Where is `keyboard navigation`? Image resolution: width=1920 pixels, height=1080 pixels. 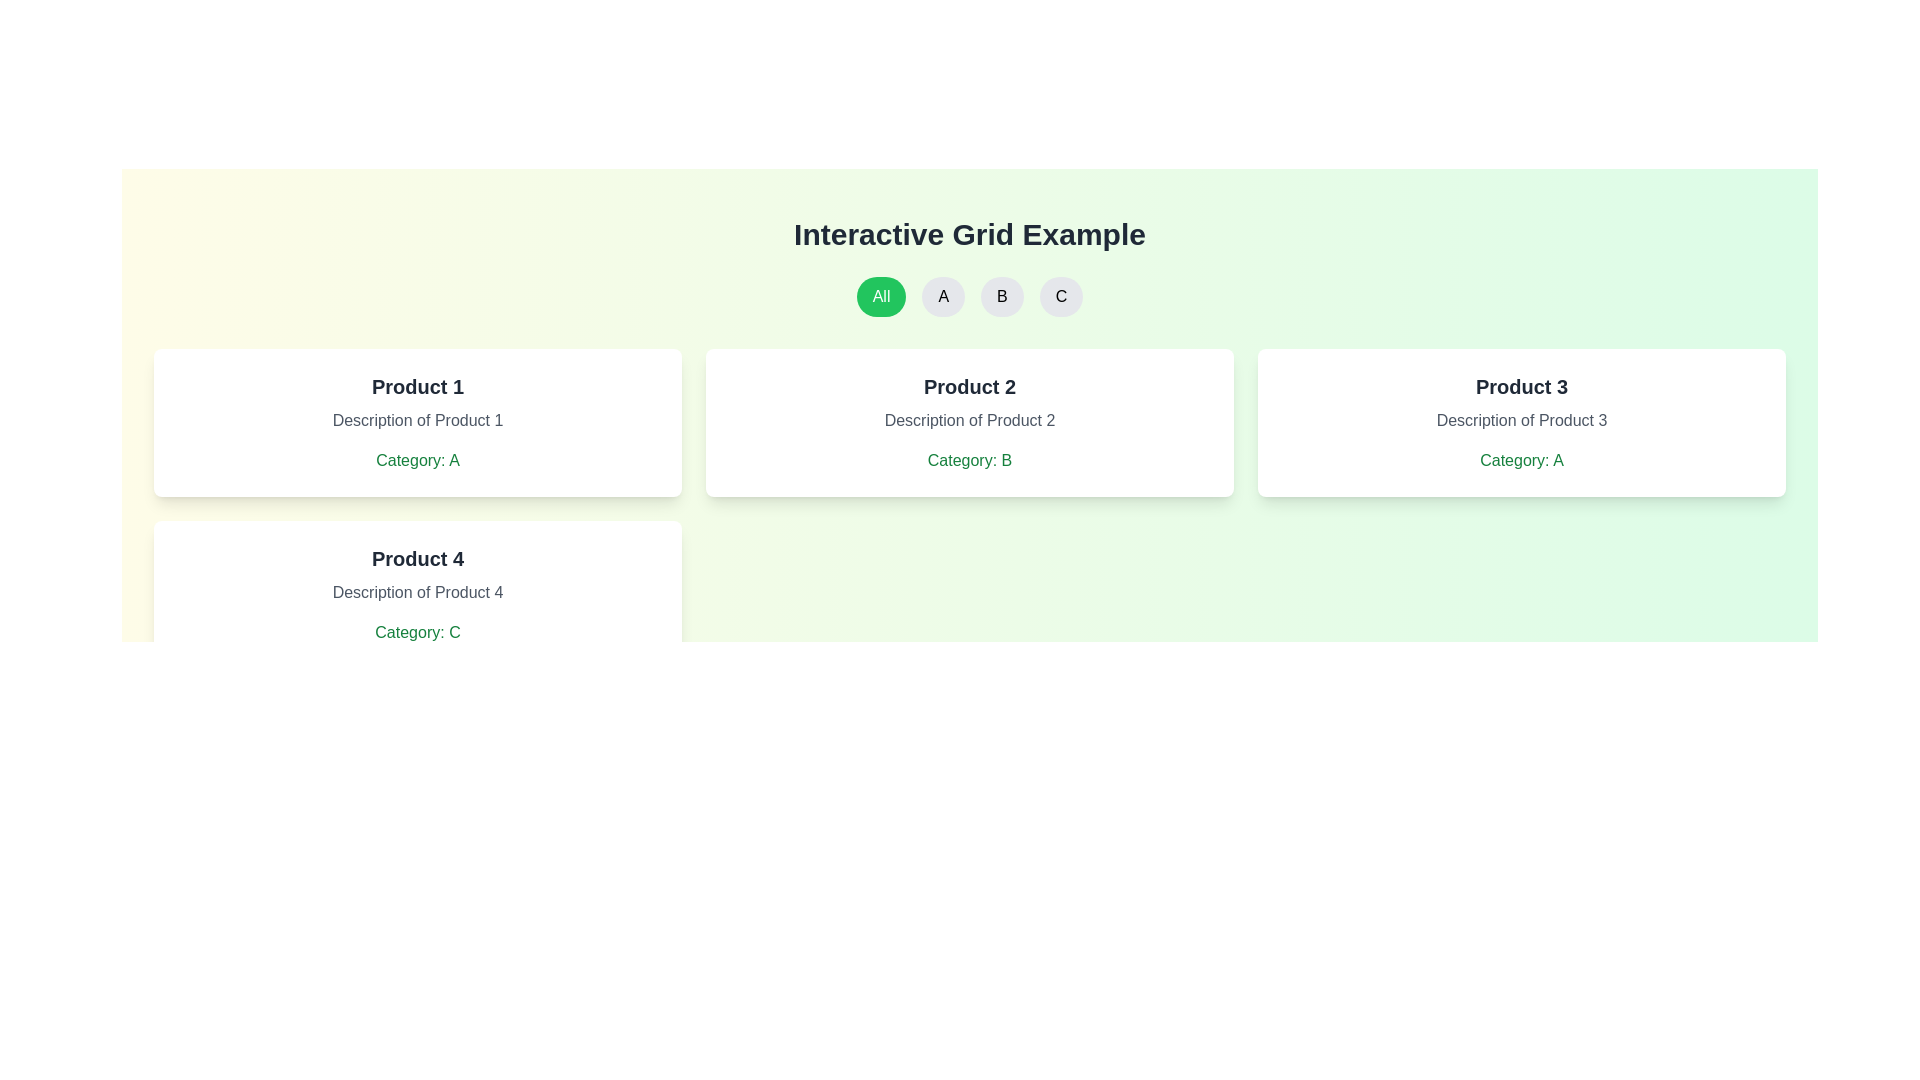 keyboard navigation is located at coordinates (1002, 297).